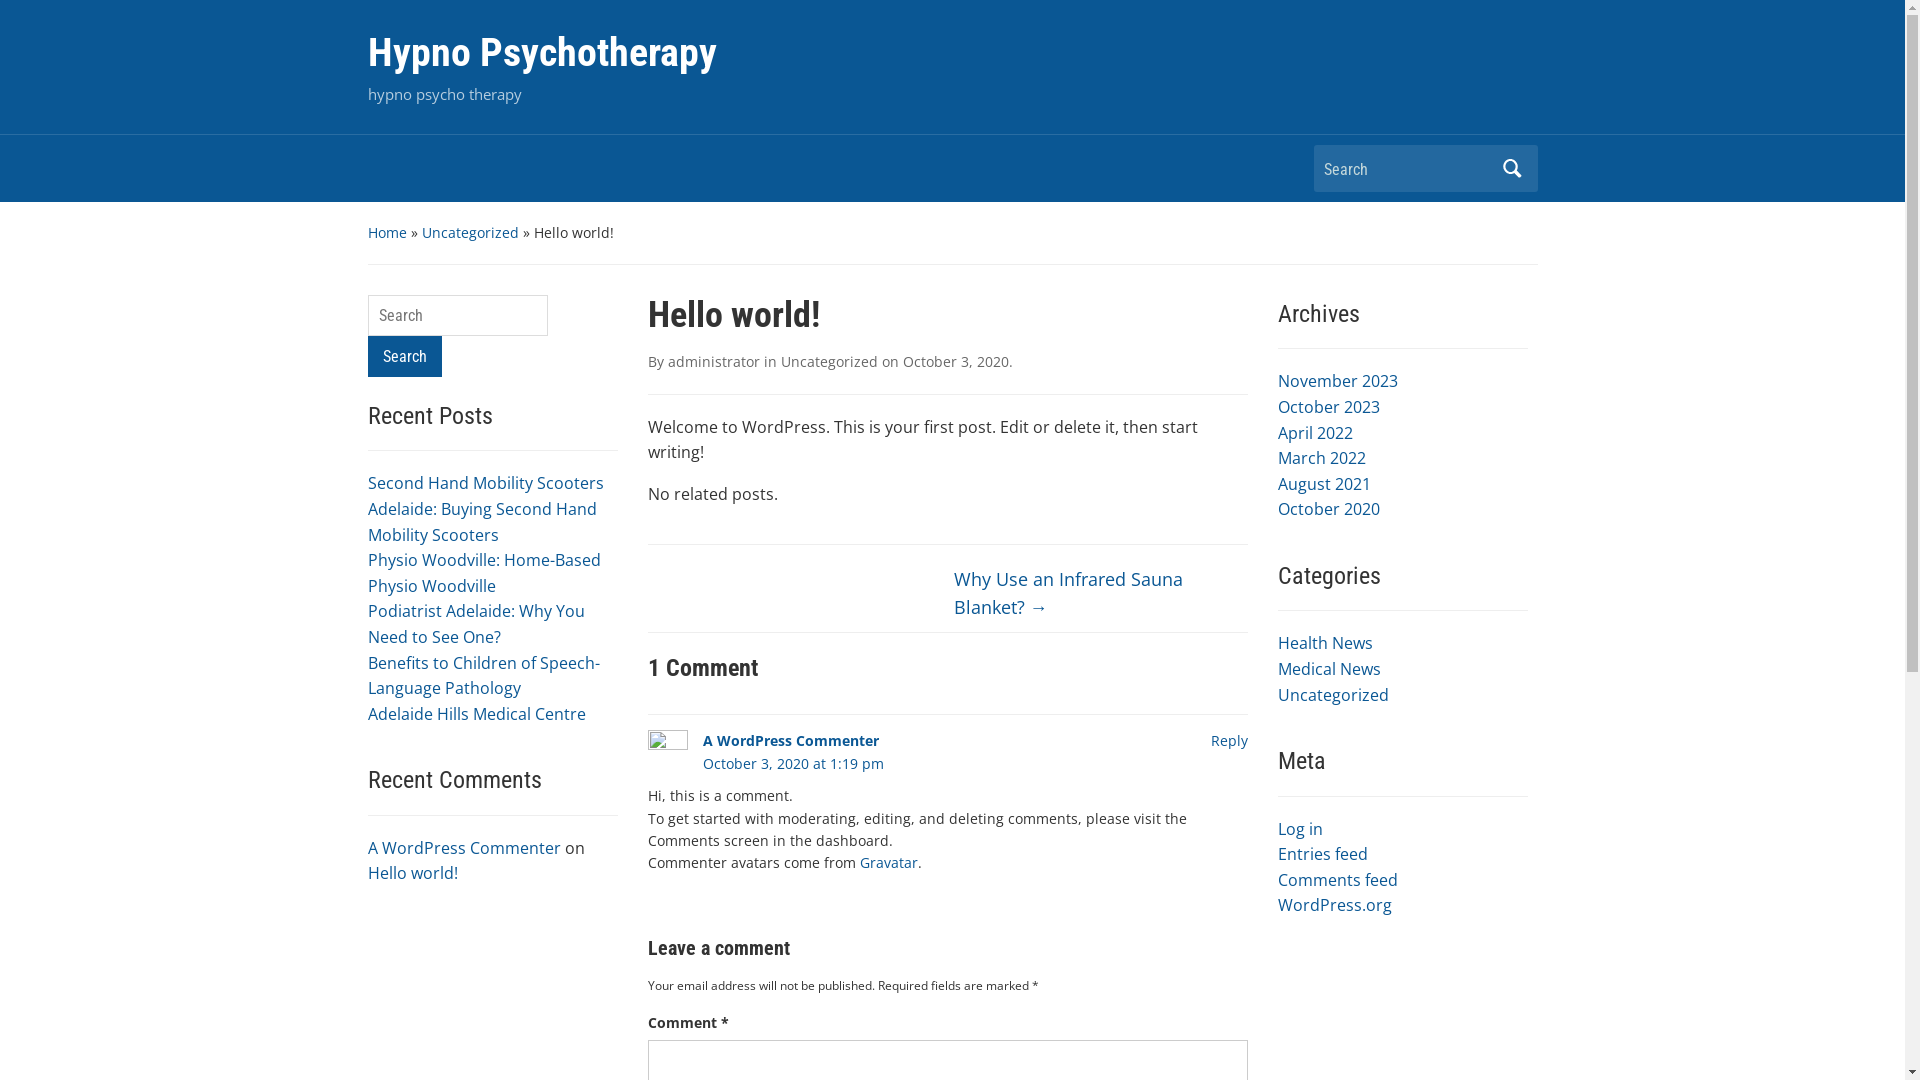 The width and height of the screenshot is (1920, 1080). Describe the element at coordinates (954, 361) in the screenshot. I see `'October 3, 2020'` at that location.